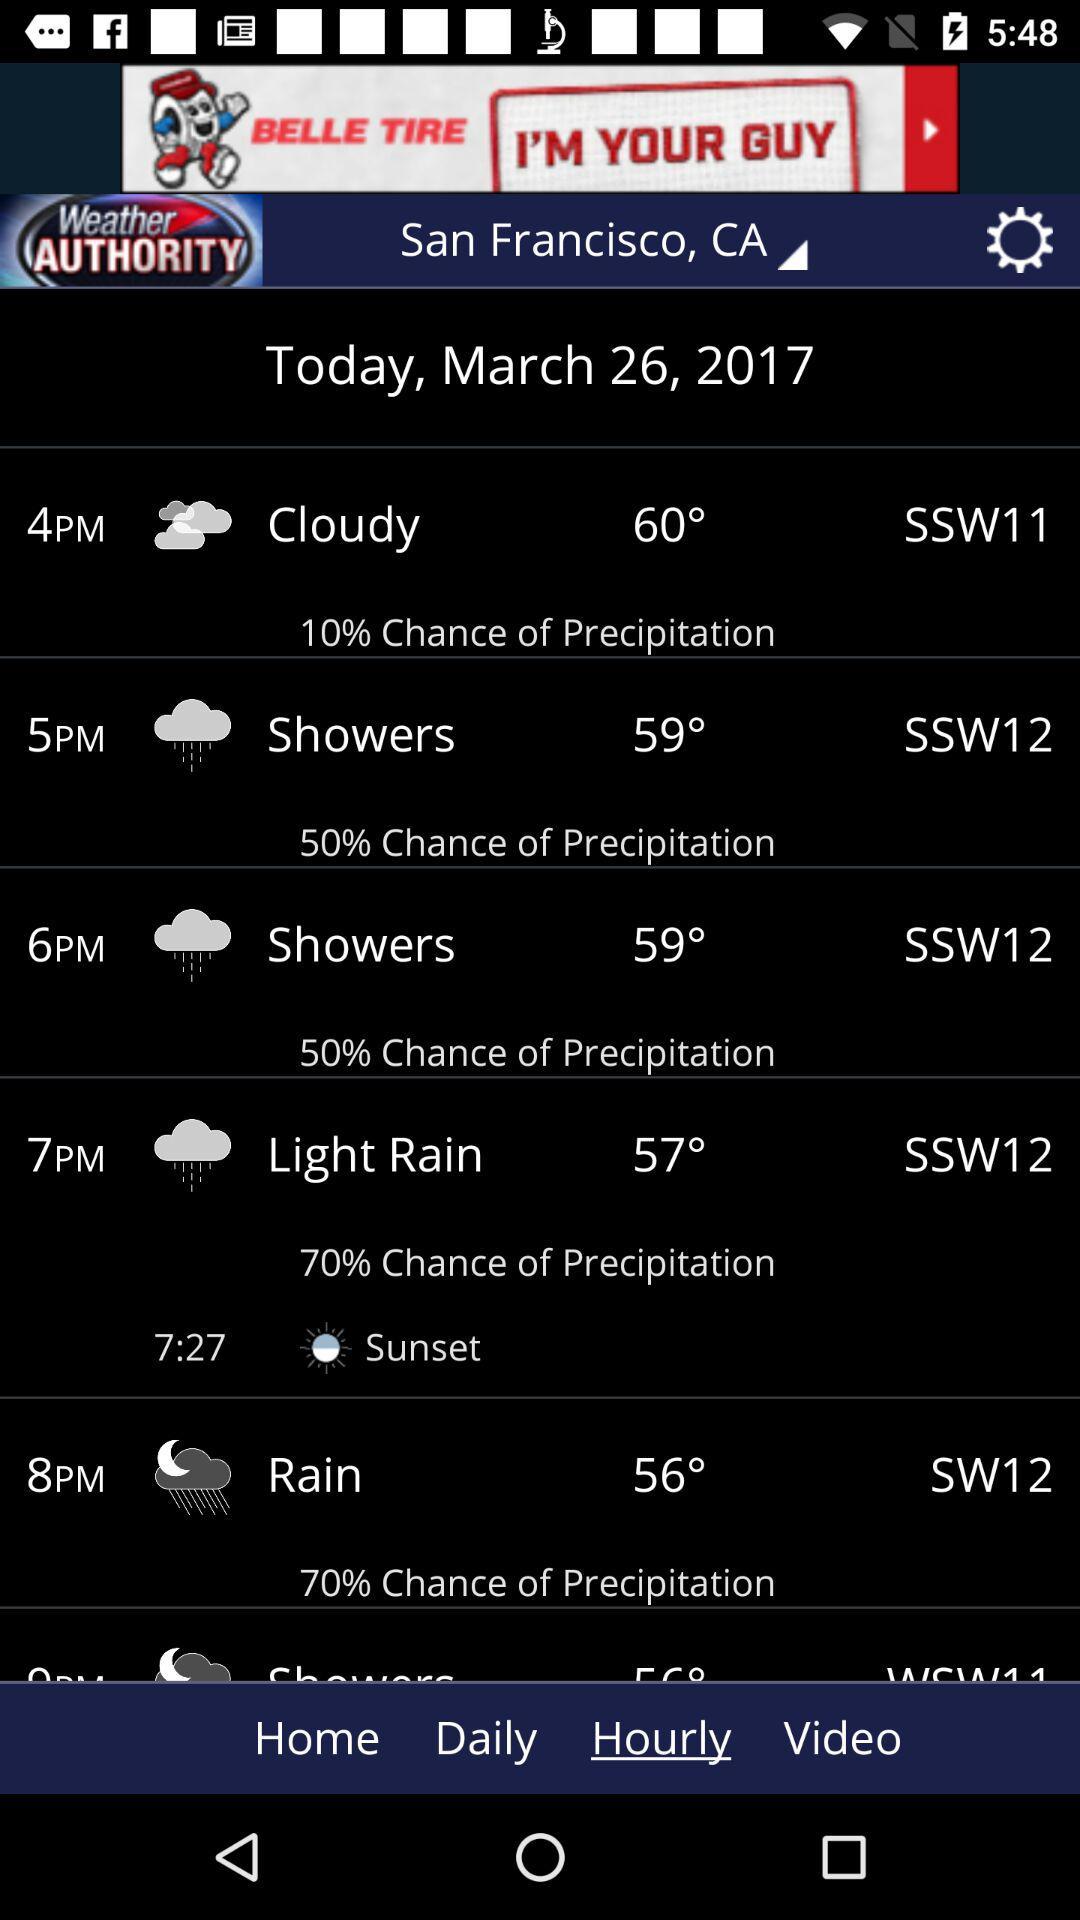  I want to click on the date_range icon, so click(131, 240).